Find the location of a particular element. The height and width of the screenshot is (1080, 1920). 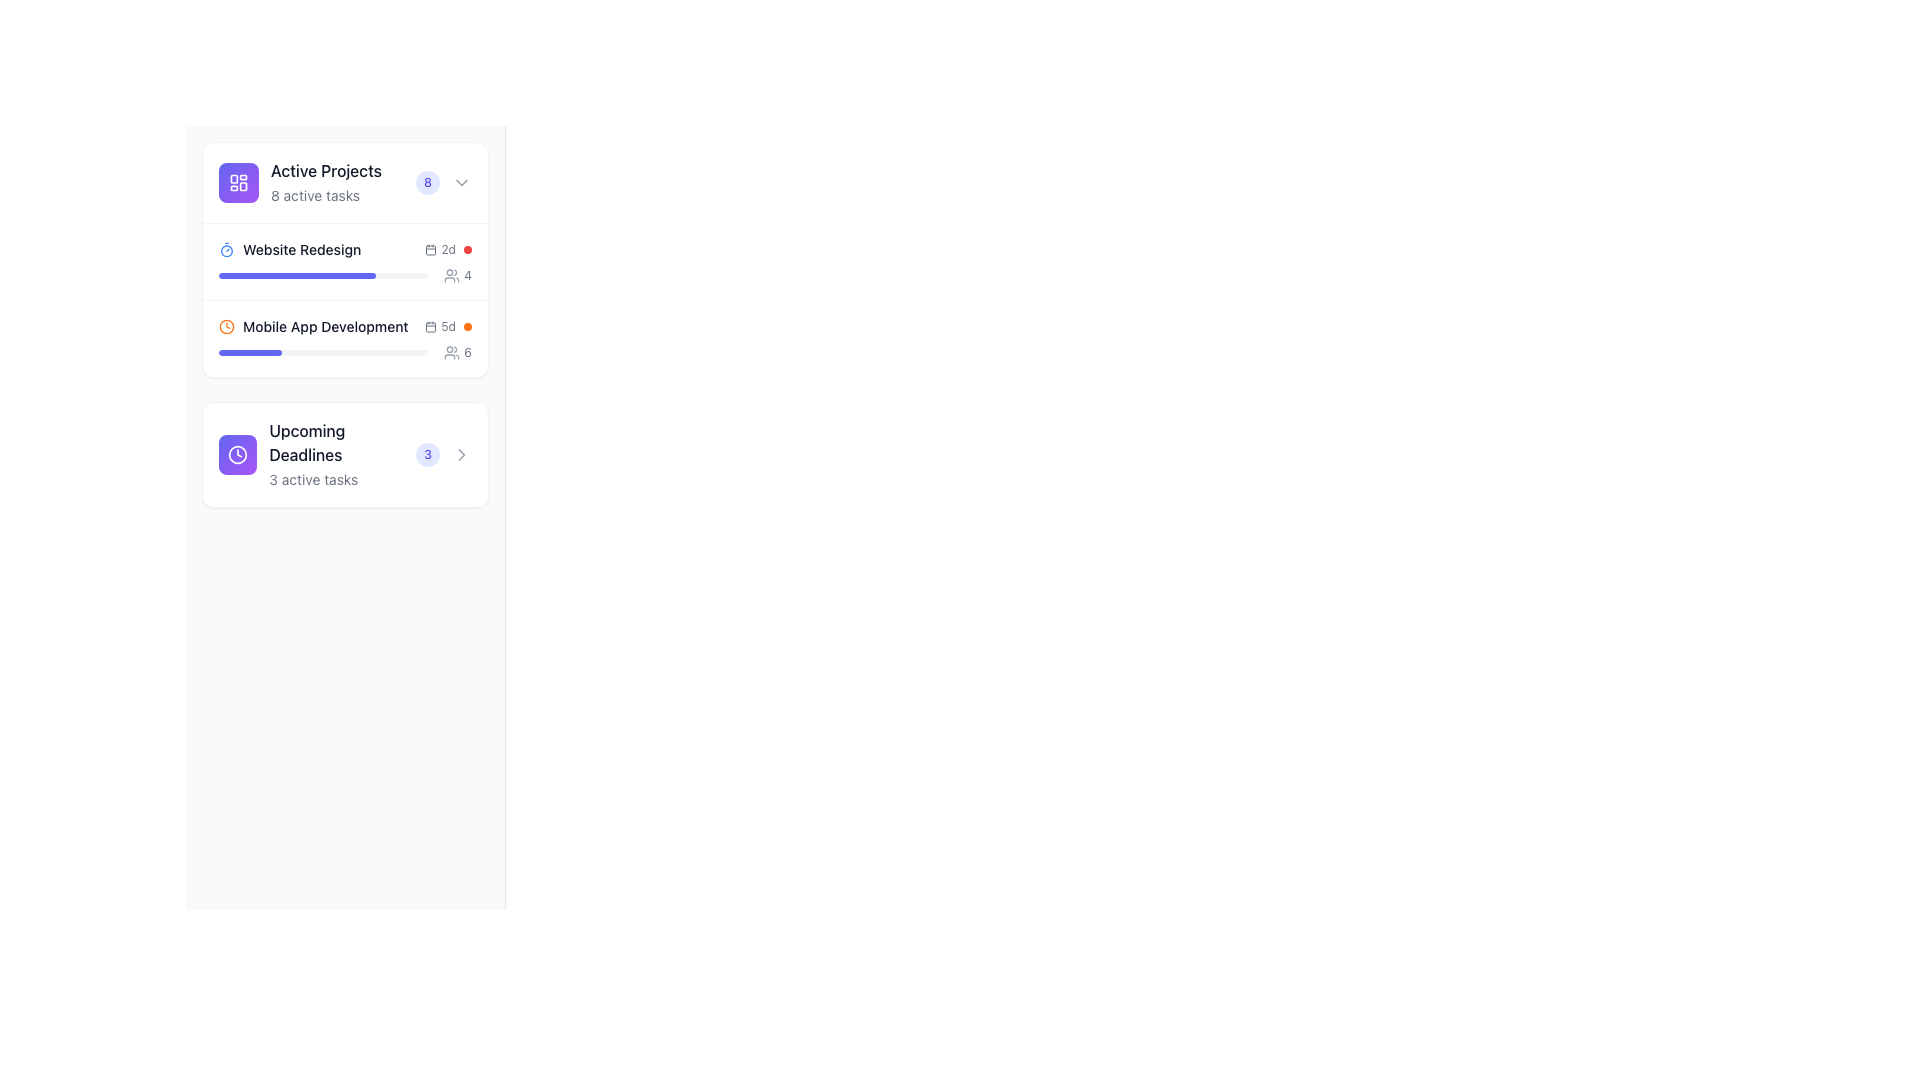

the date or deadline icon located to the left of the text '2d', which is part of a horizontally aligned group of elements is located at coordinates (430, 249).